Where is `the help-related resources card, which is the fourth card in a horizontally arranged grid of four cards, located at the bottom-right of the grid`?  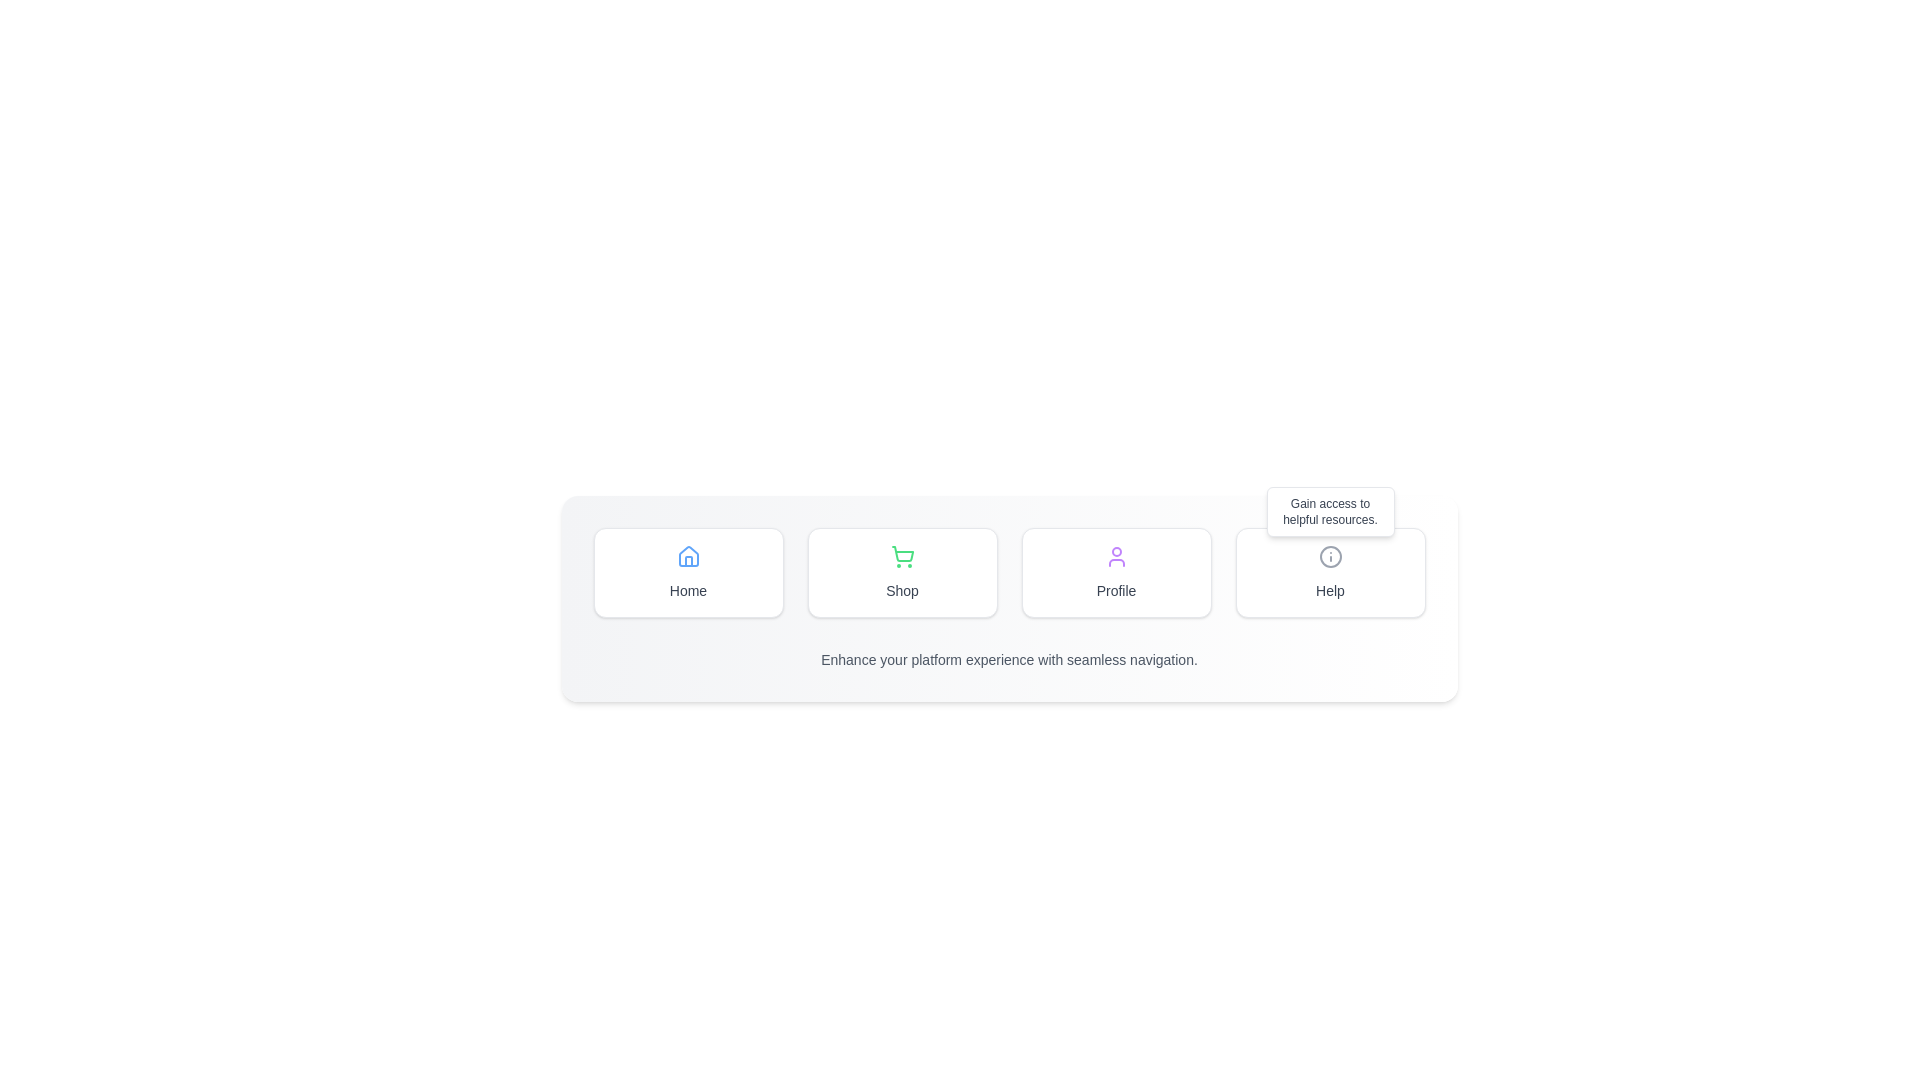 the help-related resources card, which is the fourth card in a horizontally arranged grid of four cards, located at the bottom-right of the grid is located at coordinates (1330, 573).